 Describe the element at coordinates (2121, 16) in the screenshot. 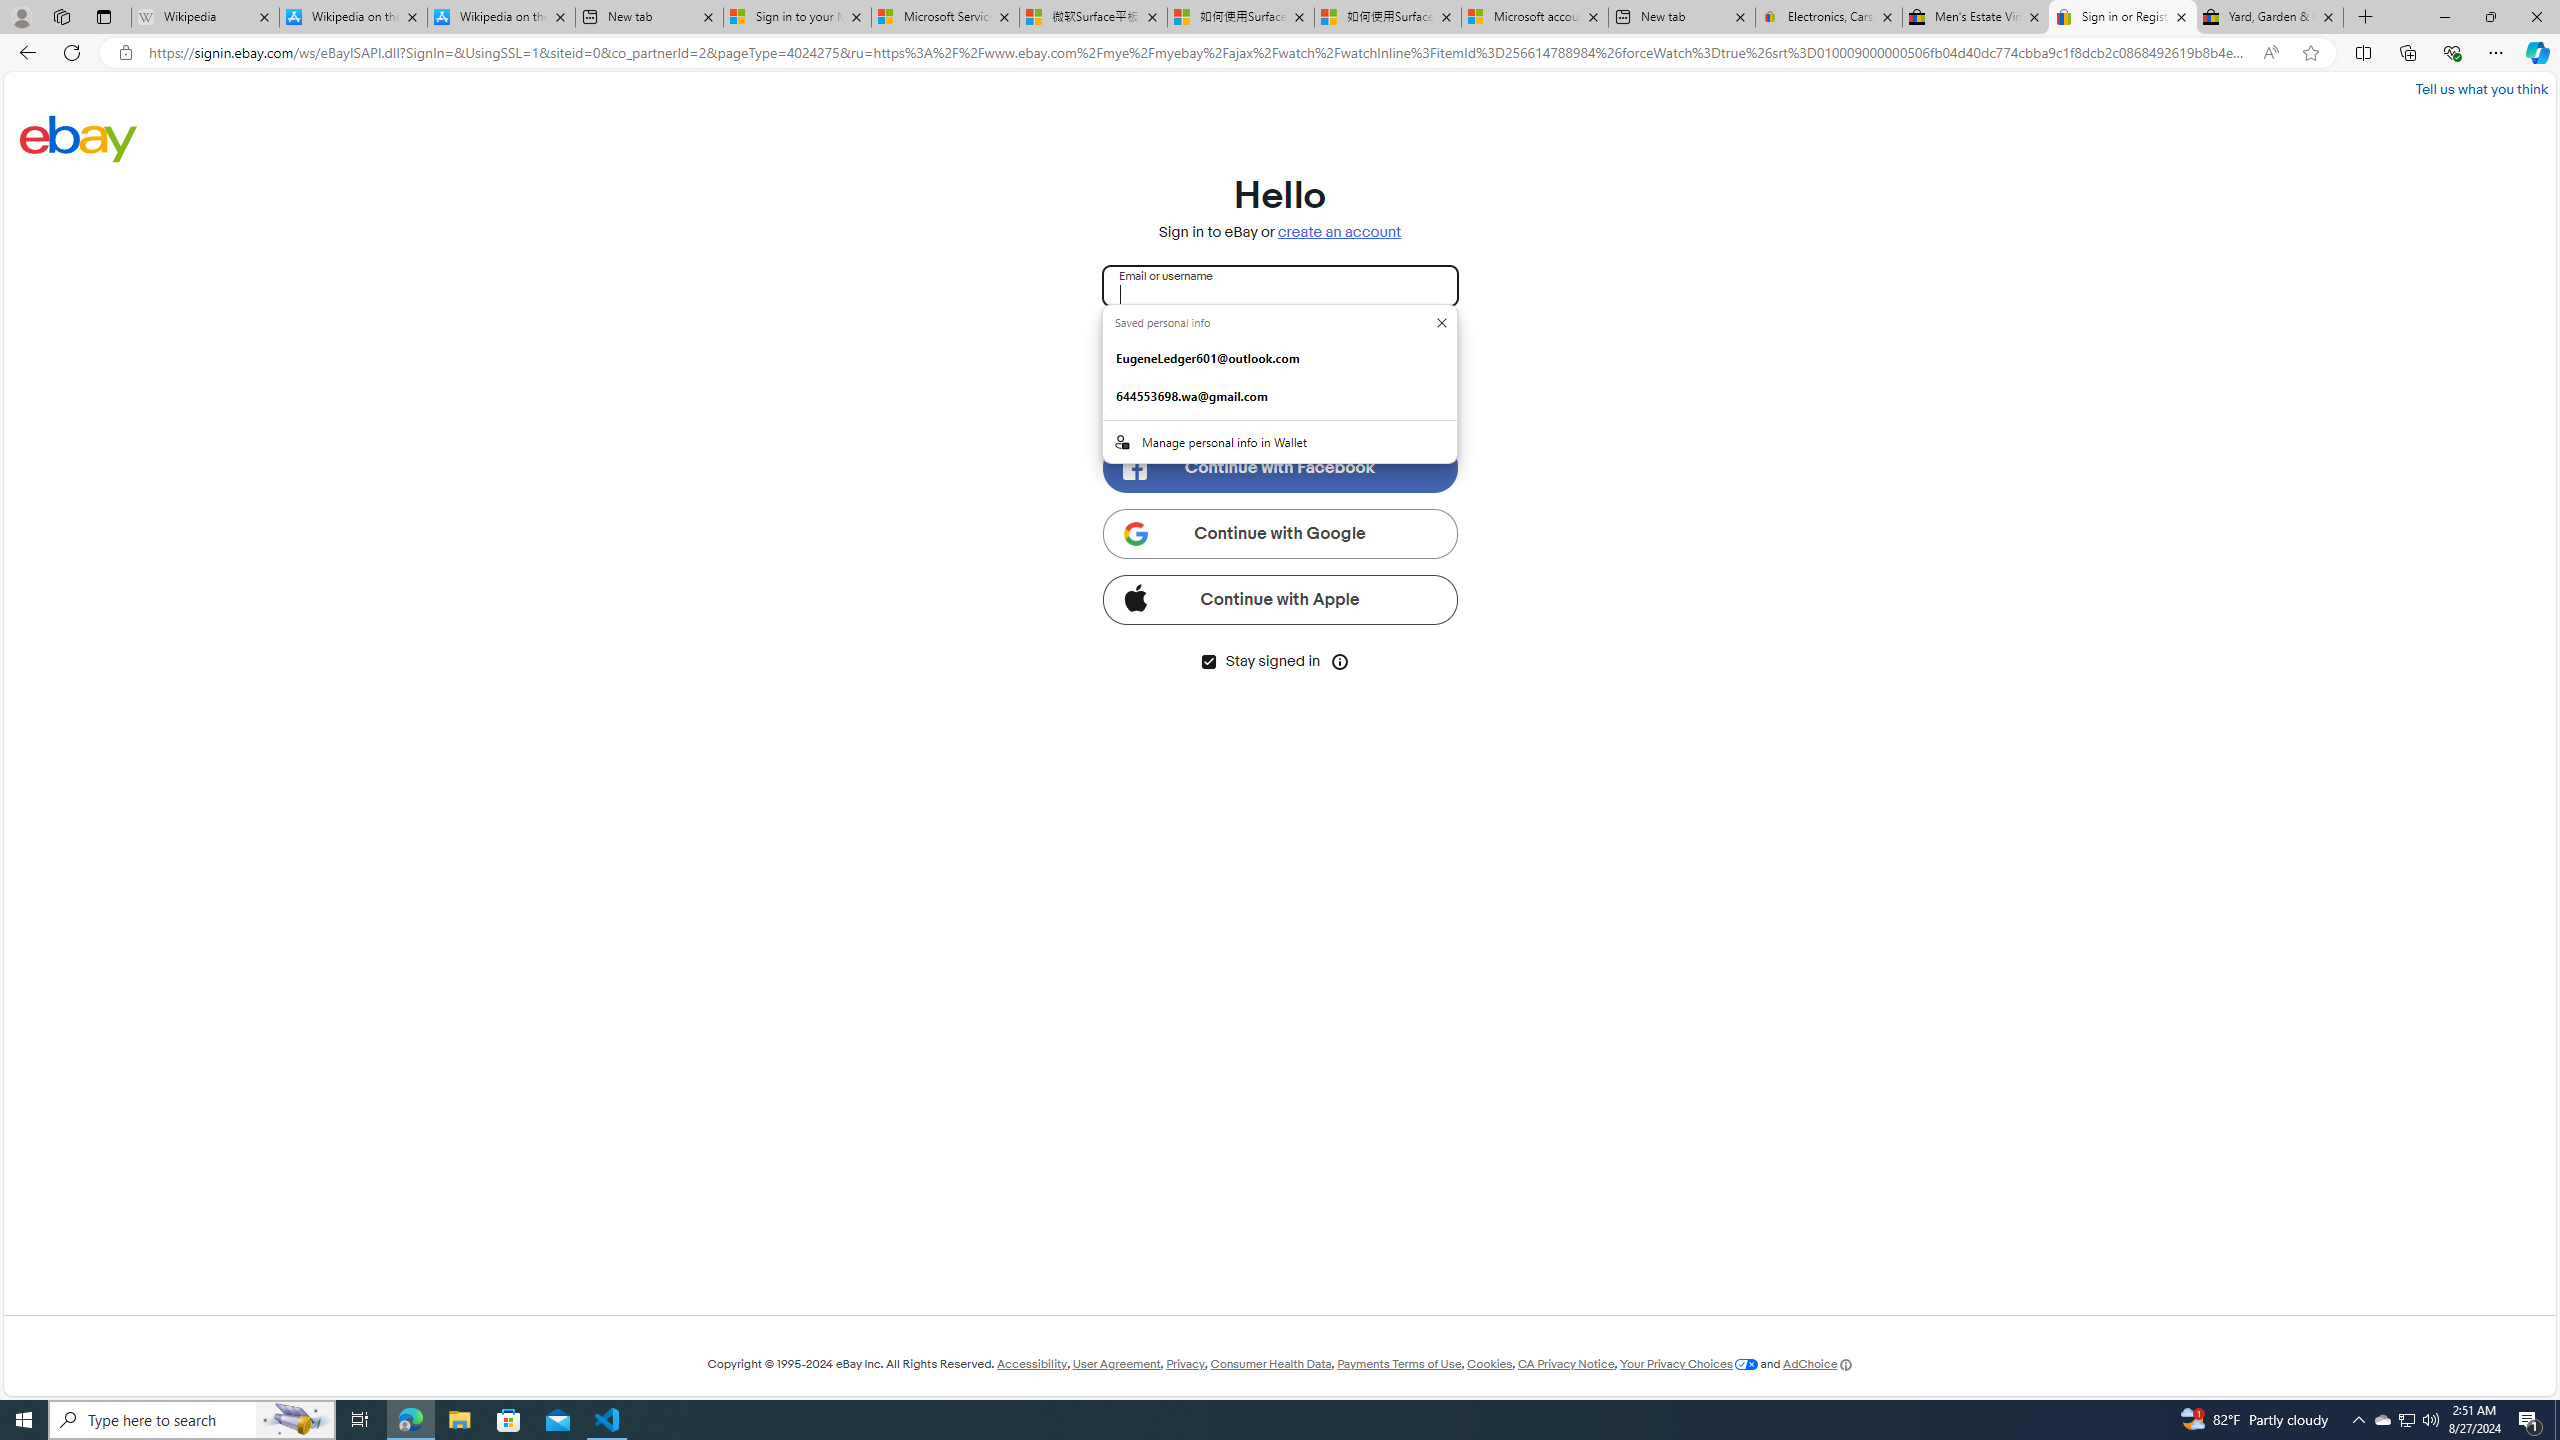

I see `'Sign in or Register | eBay'` at that location.